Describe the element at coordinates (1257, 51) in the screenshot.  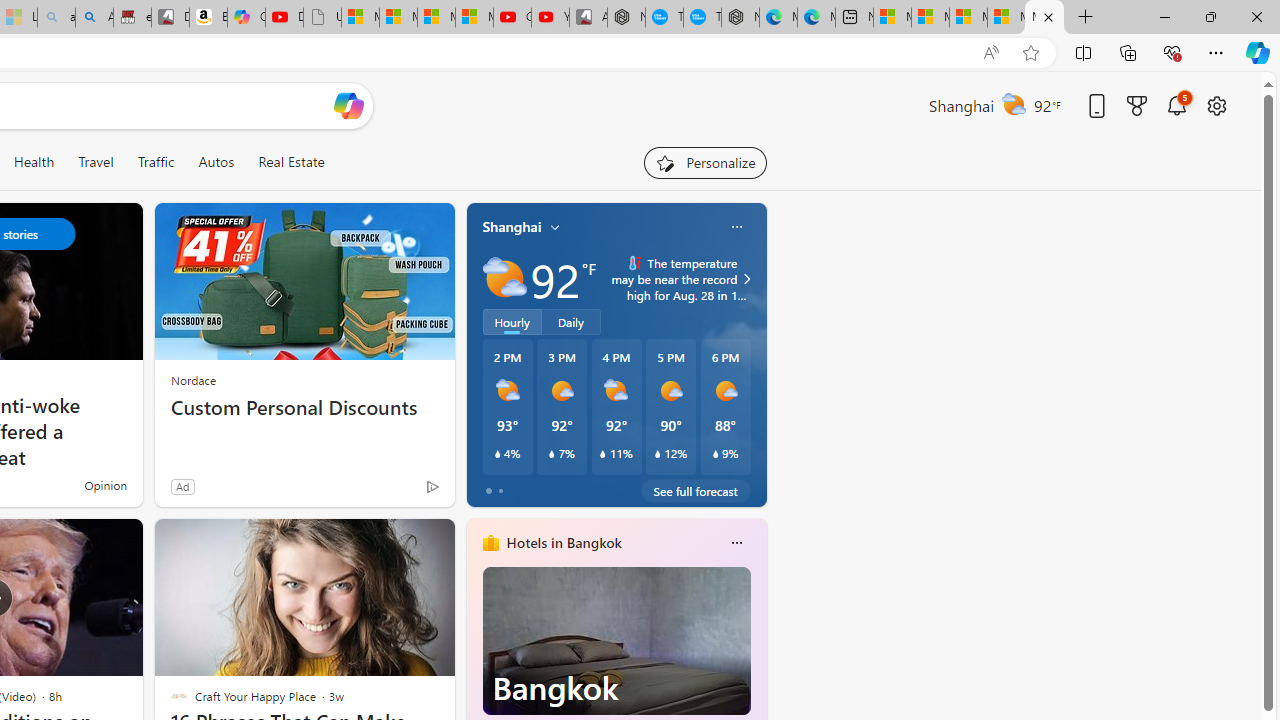
I see `'Copilot (Ctrl+Shift+.)'` at that location.